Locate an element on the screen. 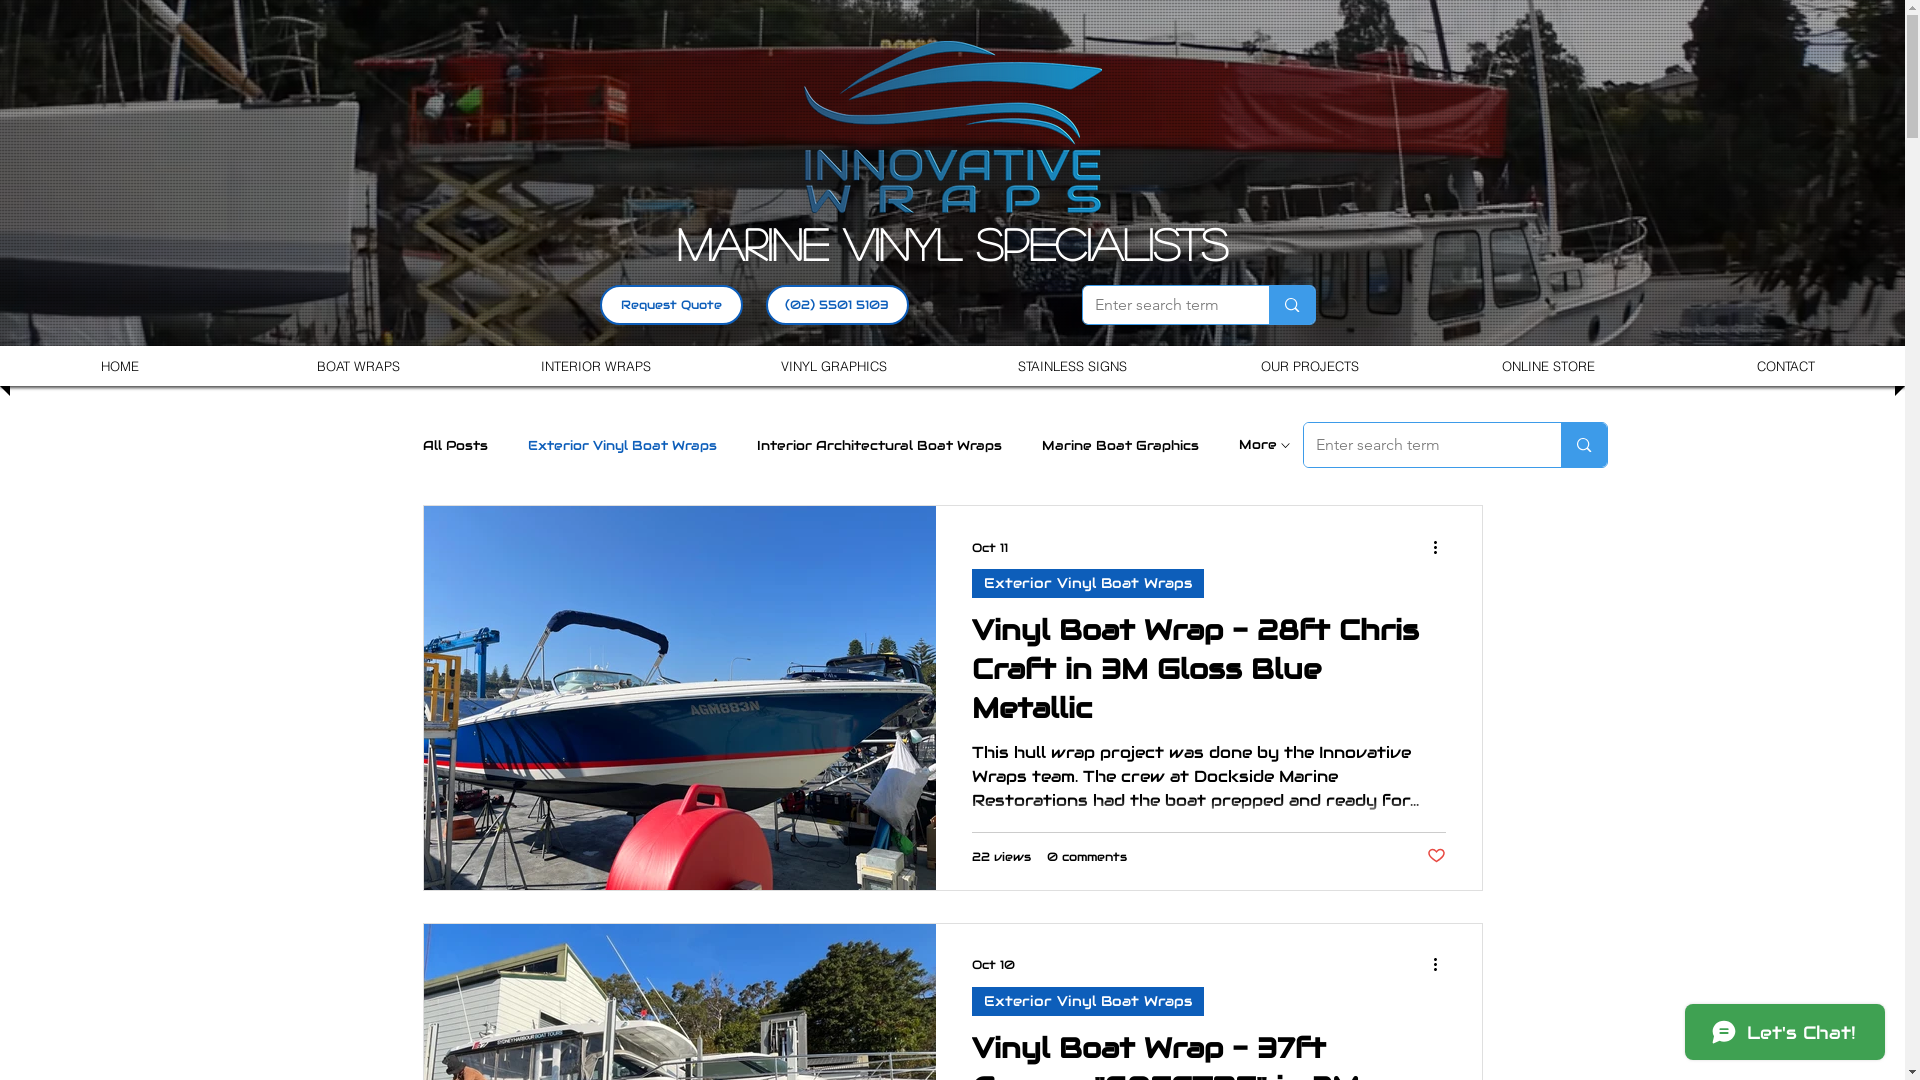  'All Posts' is located at coordinates (453, 443).